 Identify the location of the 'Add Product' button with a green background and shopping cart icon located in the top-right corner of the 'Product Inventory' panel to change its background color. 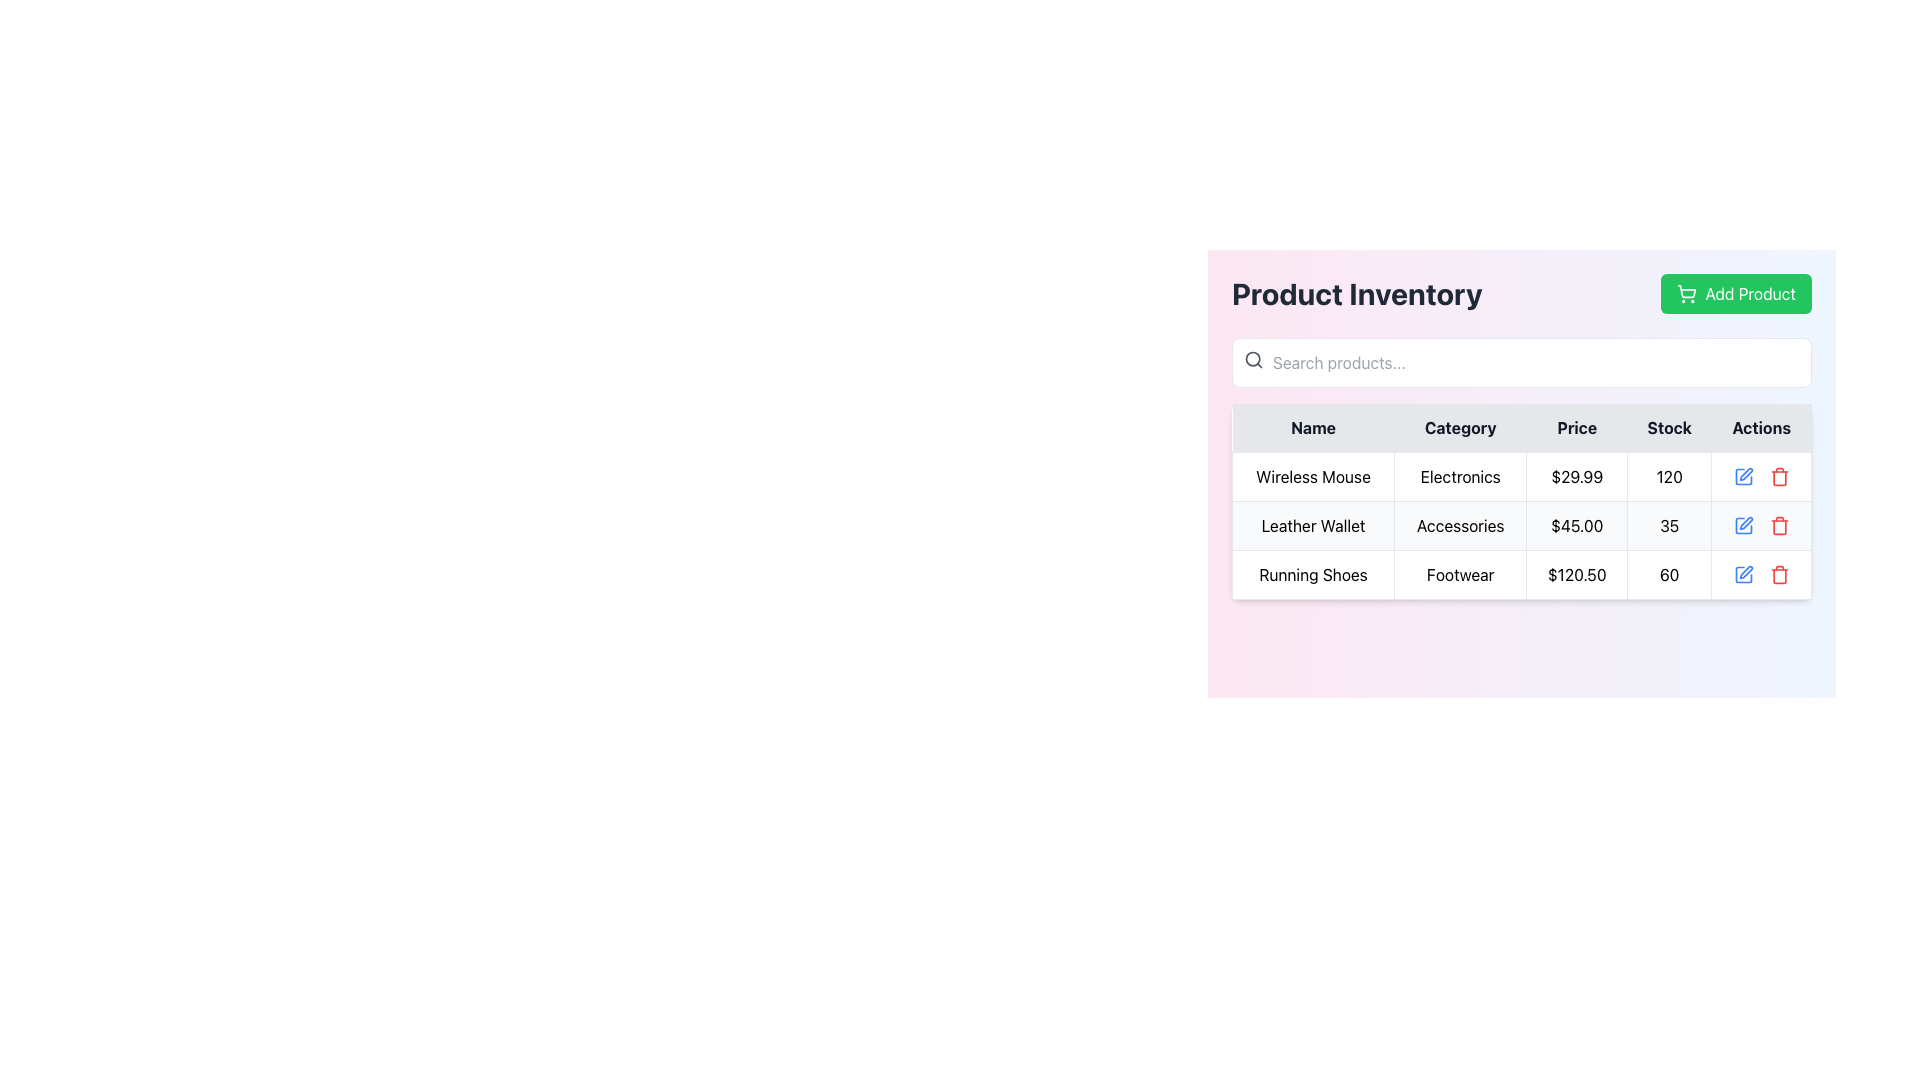
(1735, 293).